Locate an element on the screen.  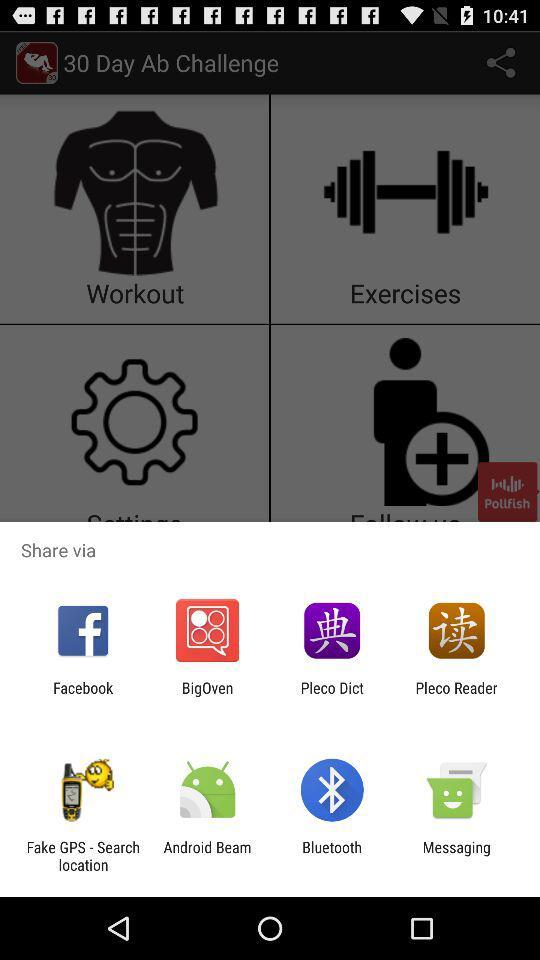
the messaging item is located at coordinates (456, 855).